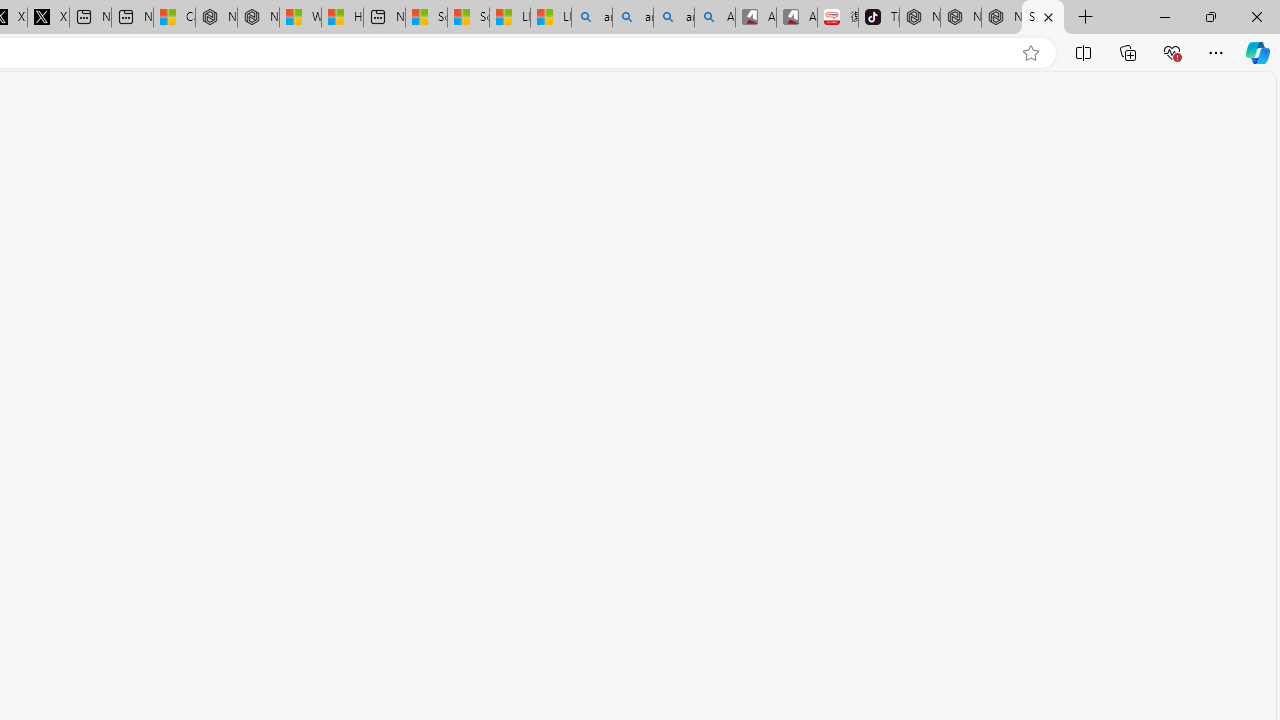 The image size is (1280, 720). What do you see at coordinates (343, 17) in the screenshot?
I see `'Huge shark washes ashore at New York City beach | Watch'` at bounding box center [343, 17].